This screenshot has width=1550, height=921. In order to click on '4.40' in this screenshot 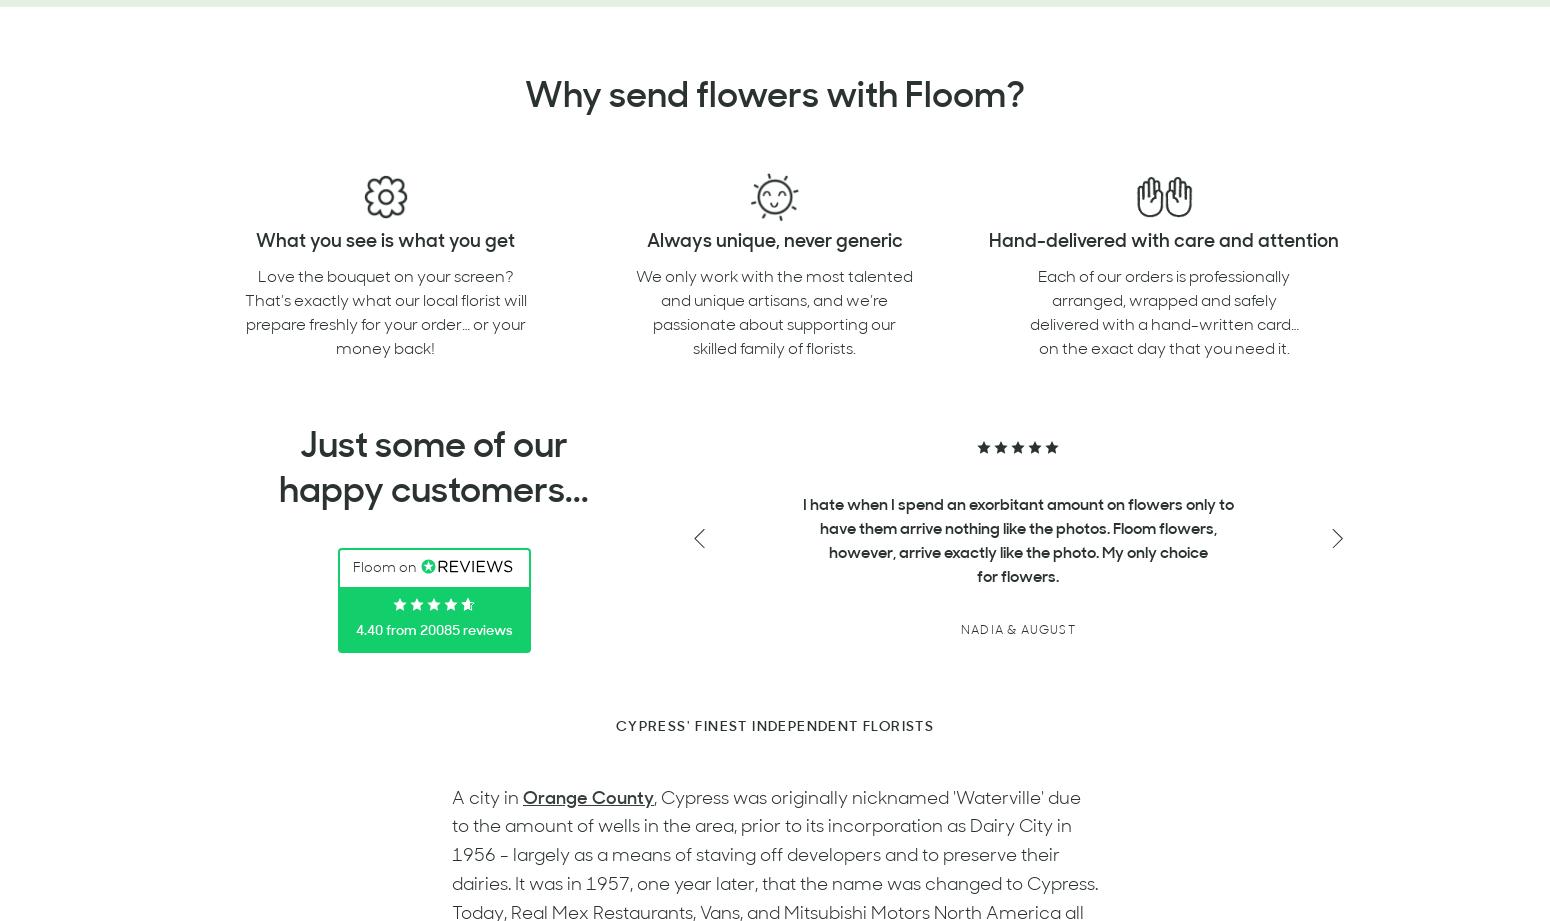, I will do `click(367, 630)`.